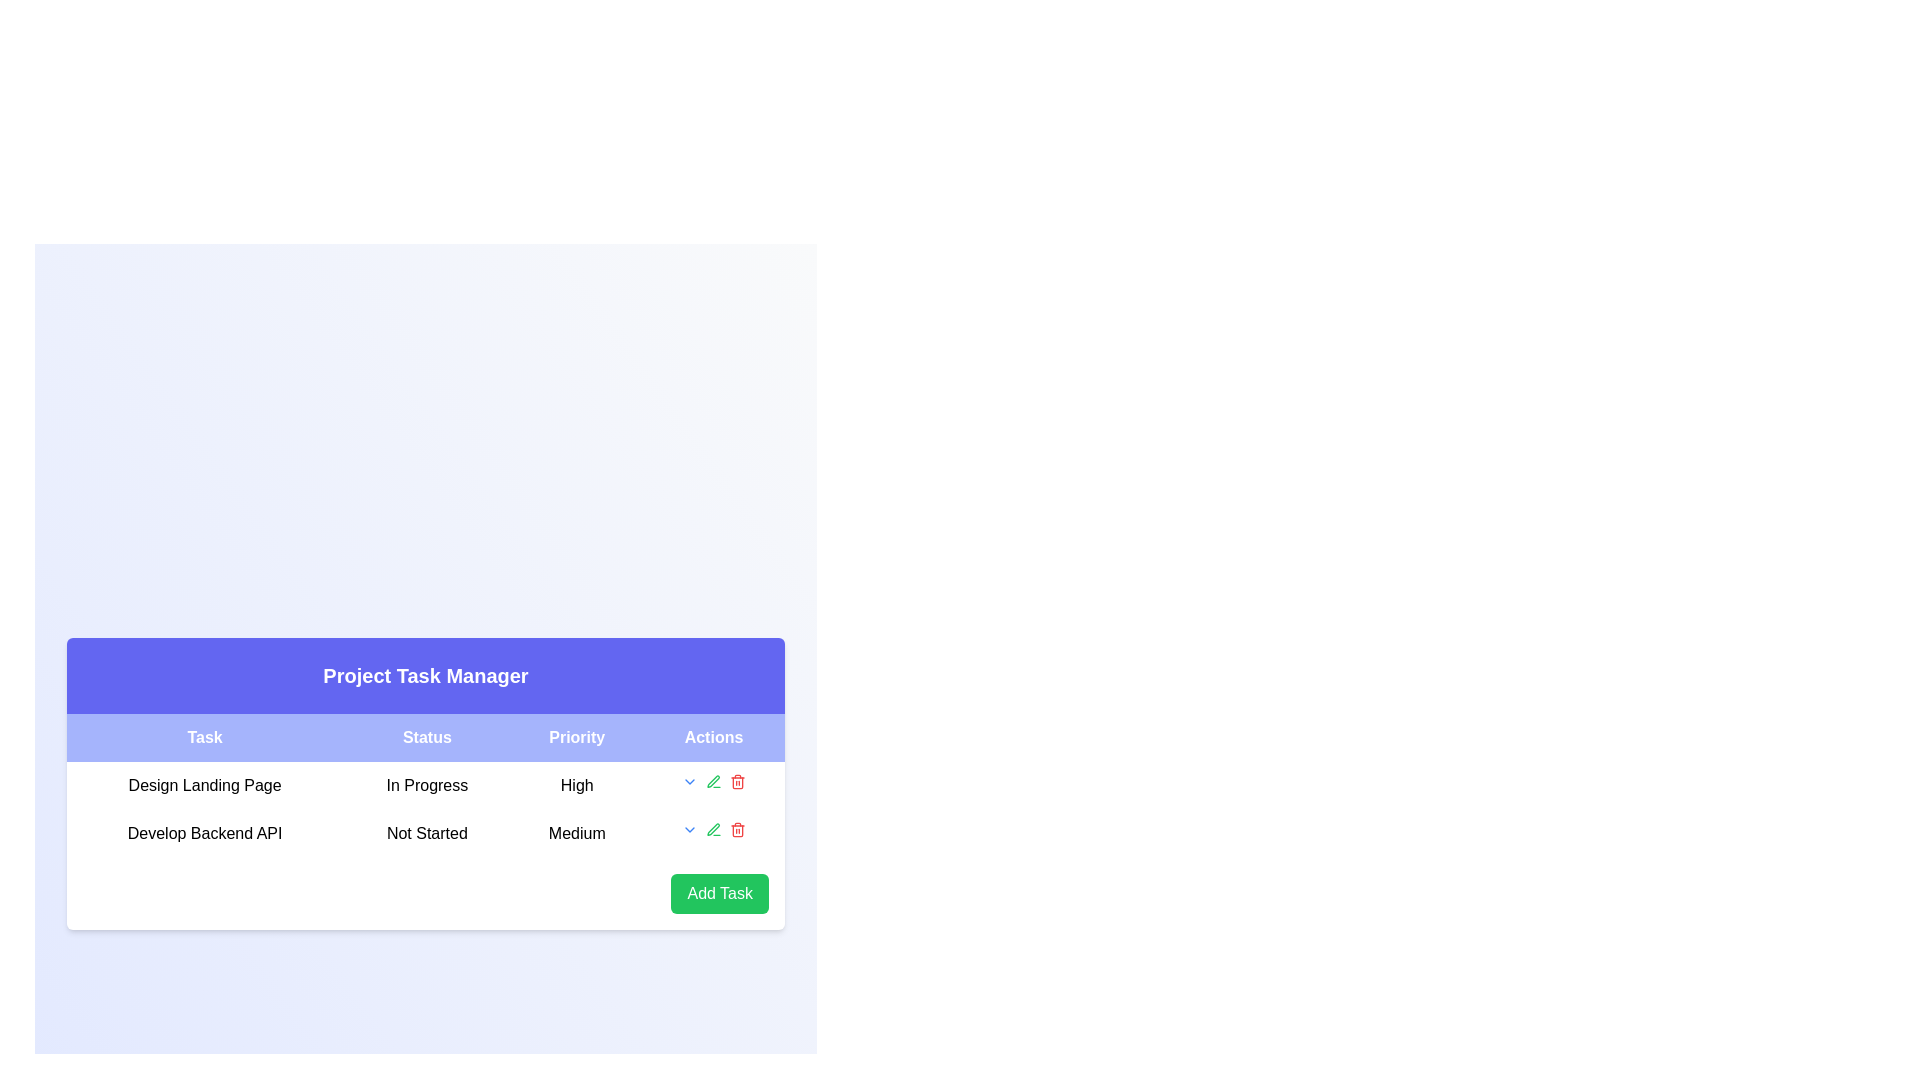 Image resolution: width=1920 pixels, height=1080 pixels. I want to click on the delete button icon associated with the task 'Develop Backend API', so click(737, 829).